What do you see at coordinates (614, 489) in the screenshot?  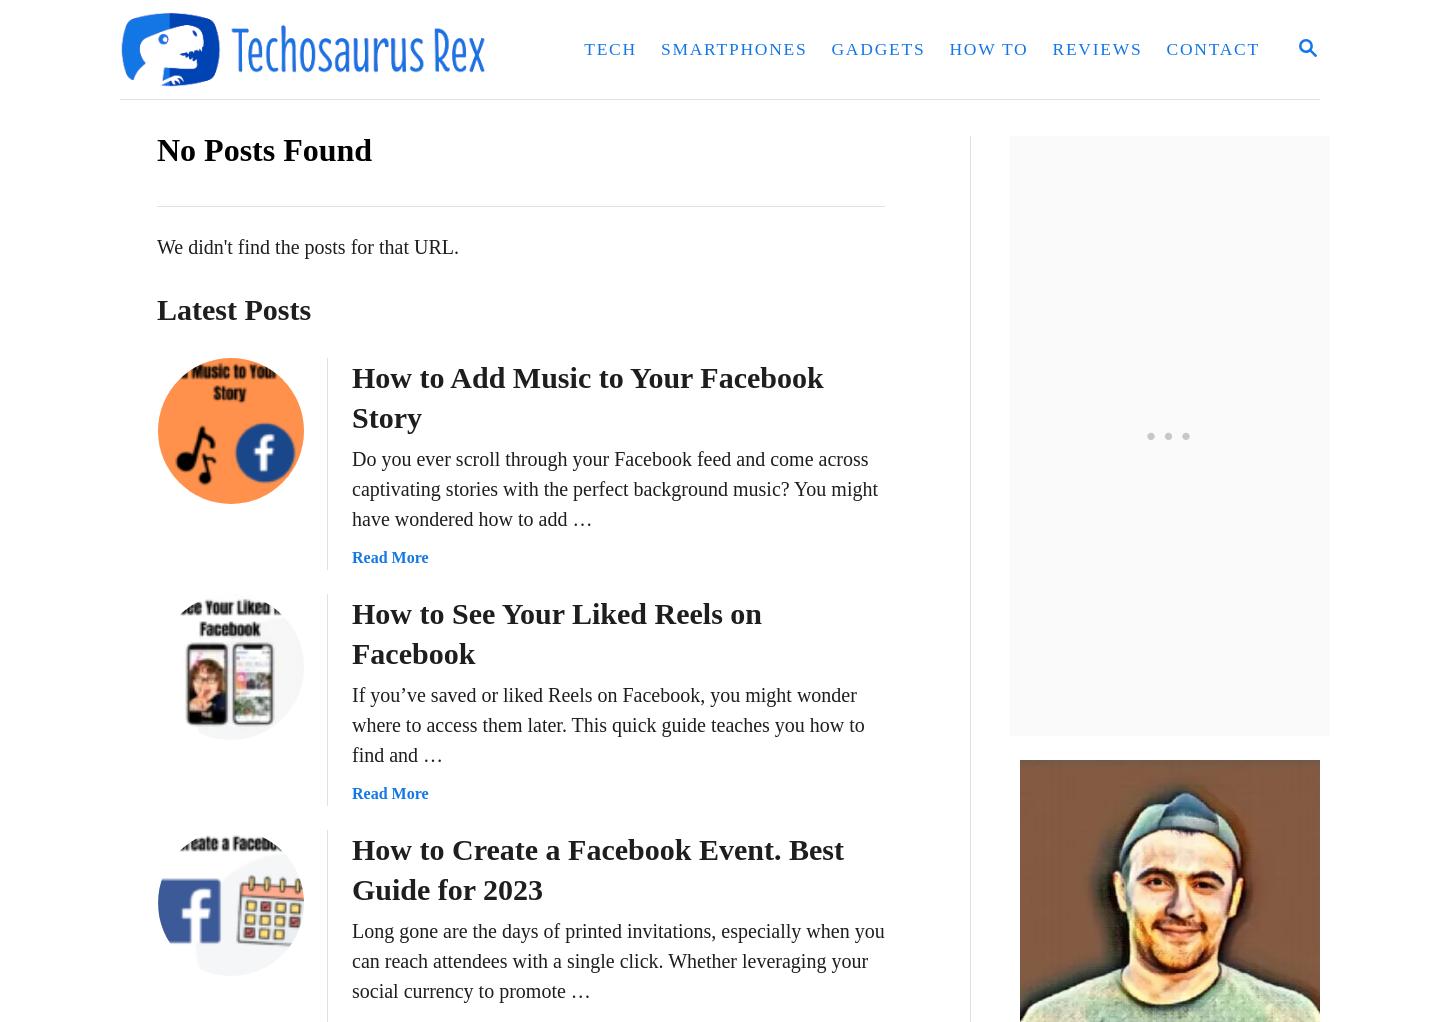 I see `'Do you ever scroll through your Facebook feed and come across captivating stories with the perfect background music? You might have wondered how to add …'` at bounding box center [614, 489].